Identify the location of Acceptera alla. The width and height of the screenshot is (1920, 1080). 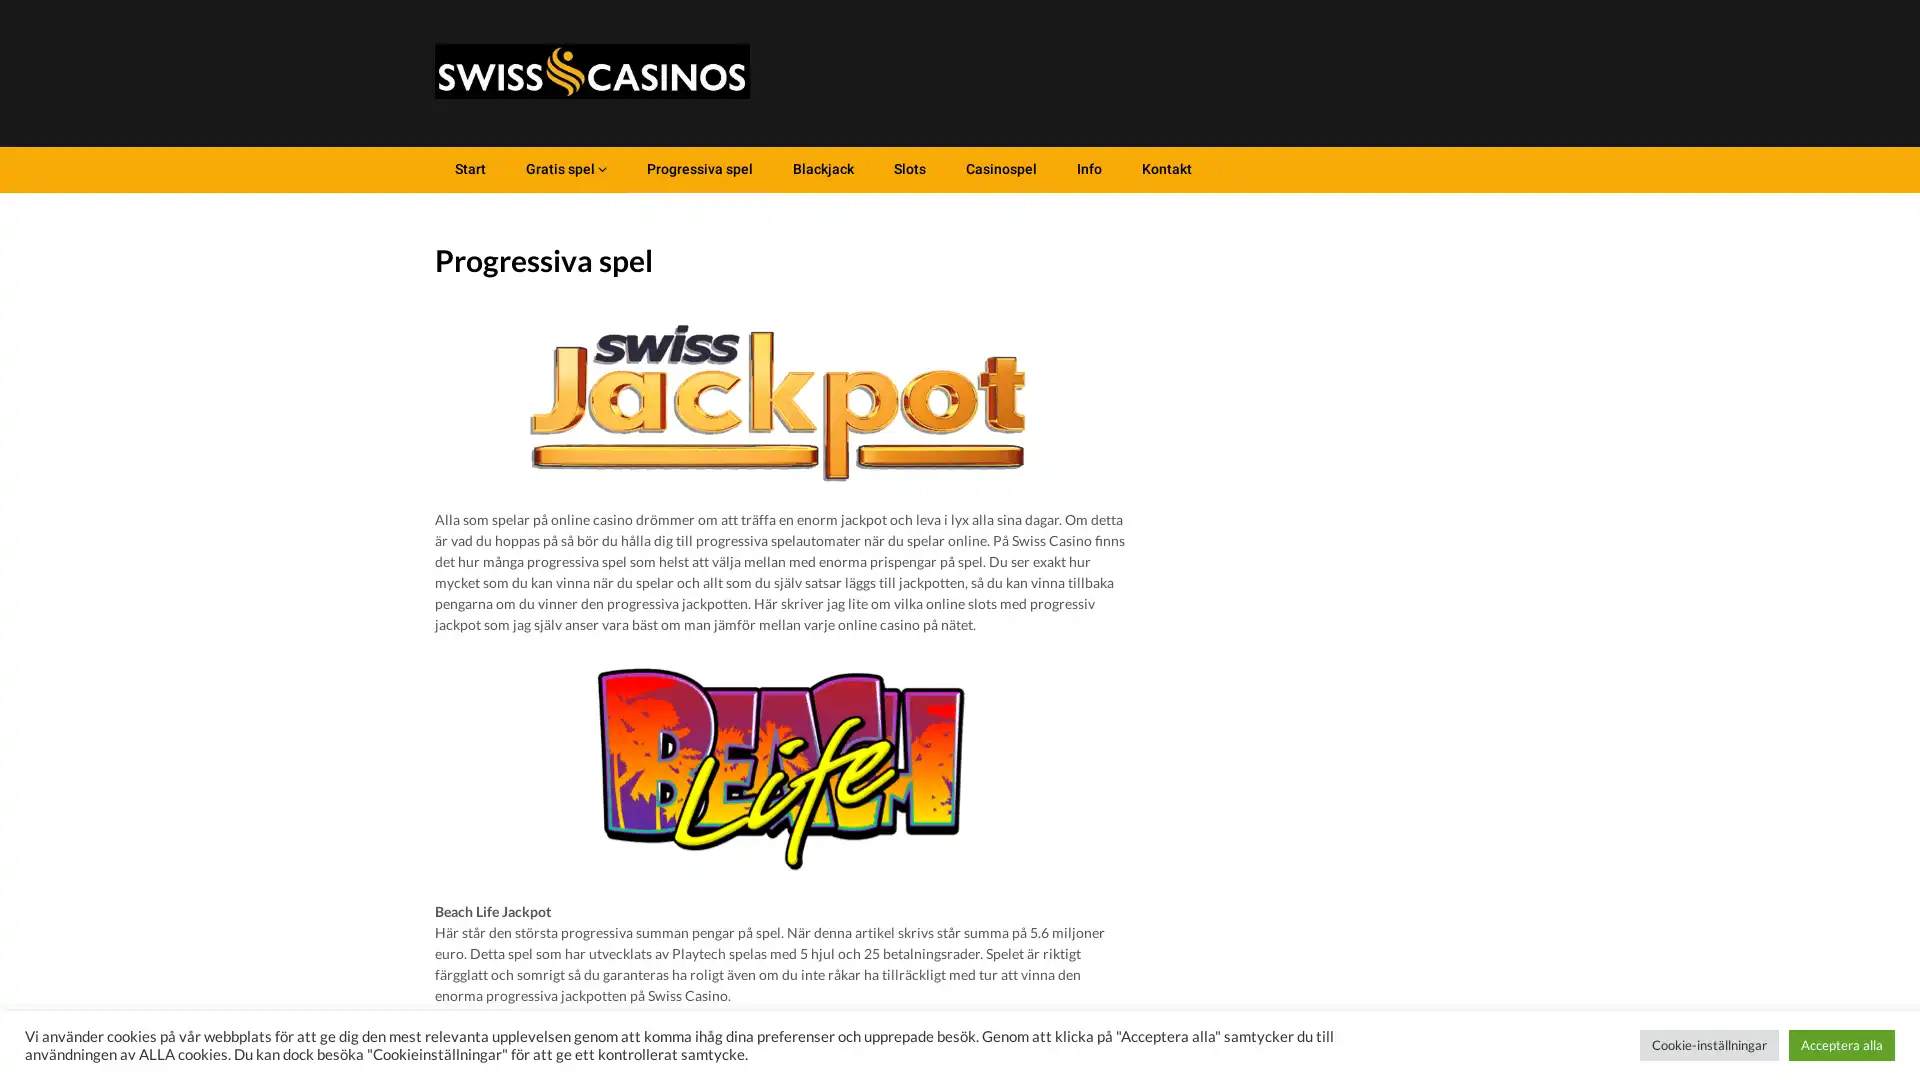
(1841, 1044).